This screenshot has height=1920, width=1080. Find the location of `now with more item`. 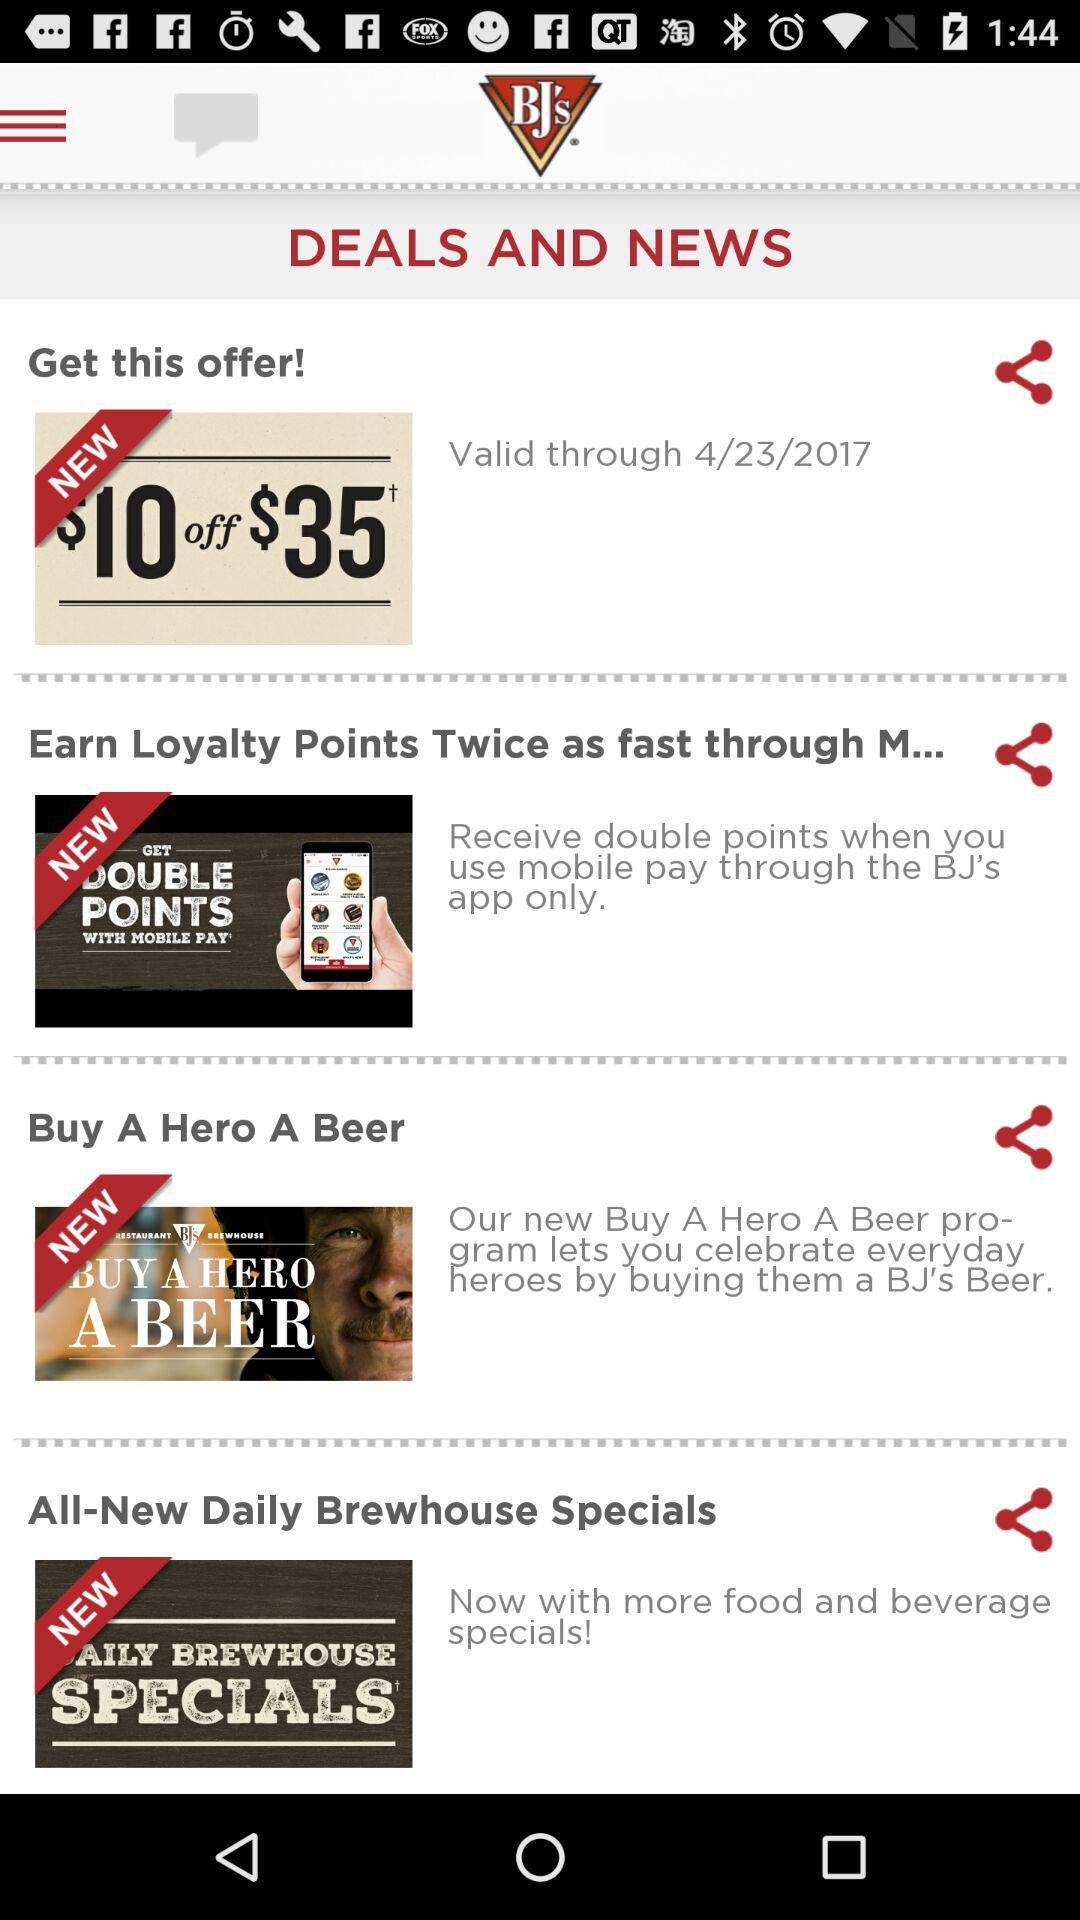

now with more item is located at coordinates (757, 1615).